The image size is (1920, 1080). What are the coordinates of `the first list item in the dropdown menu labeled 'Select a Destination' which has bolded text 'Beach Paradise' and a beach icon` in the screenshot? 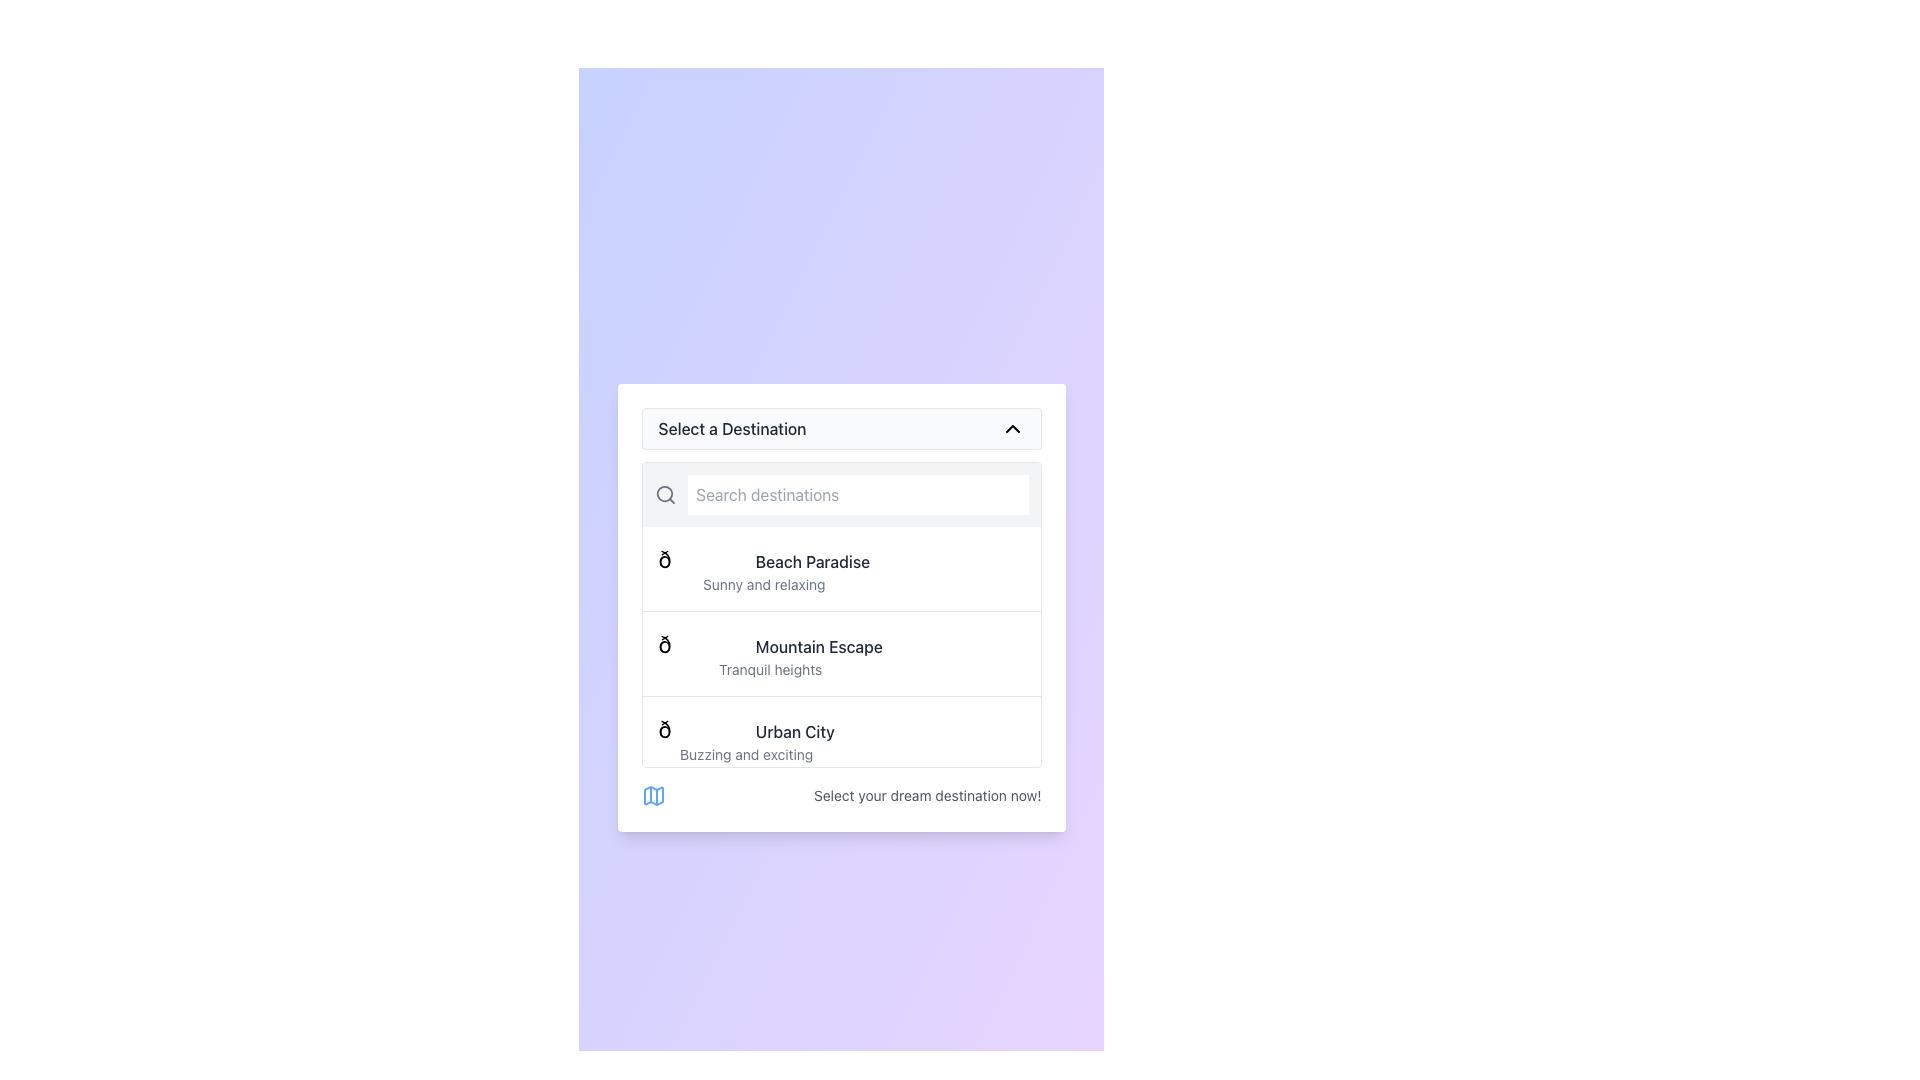 It's located at (841, 569).